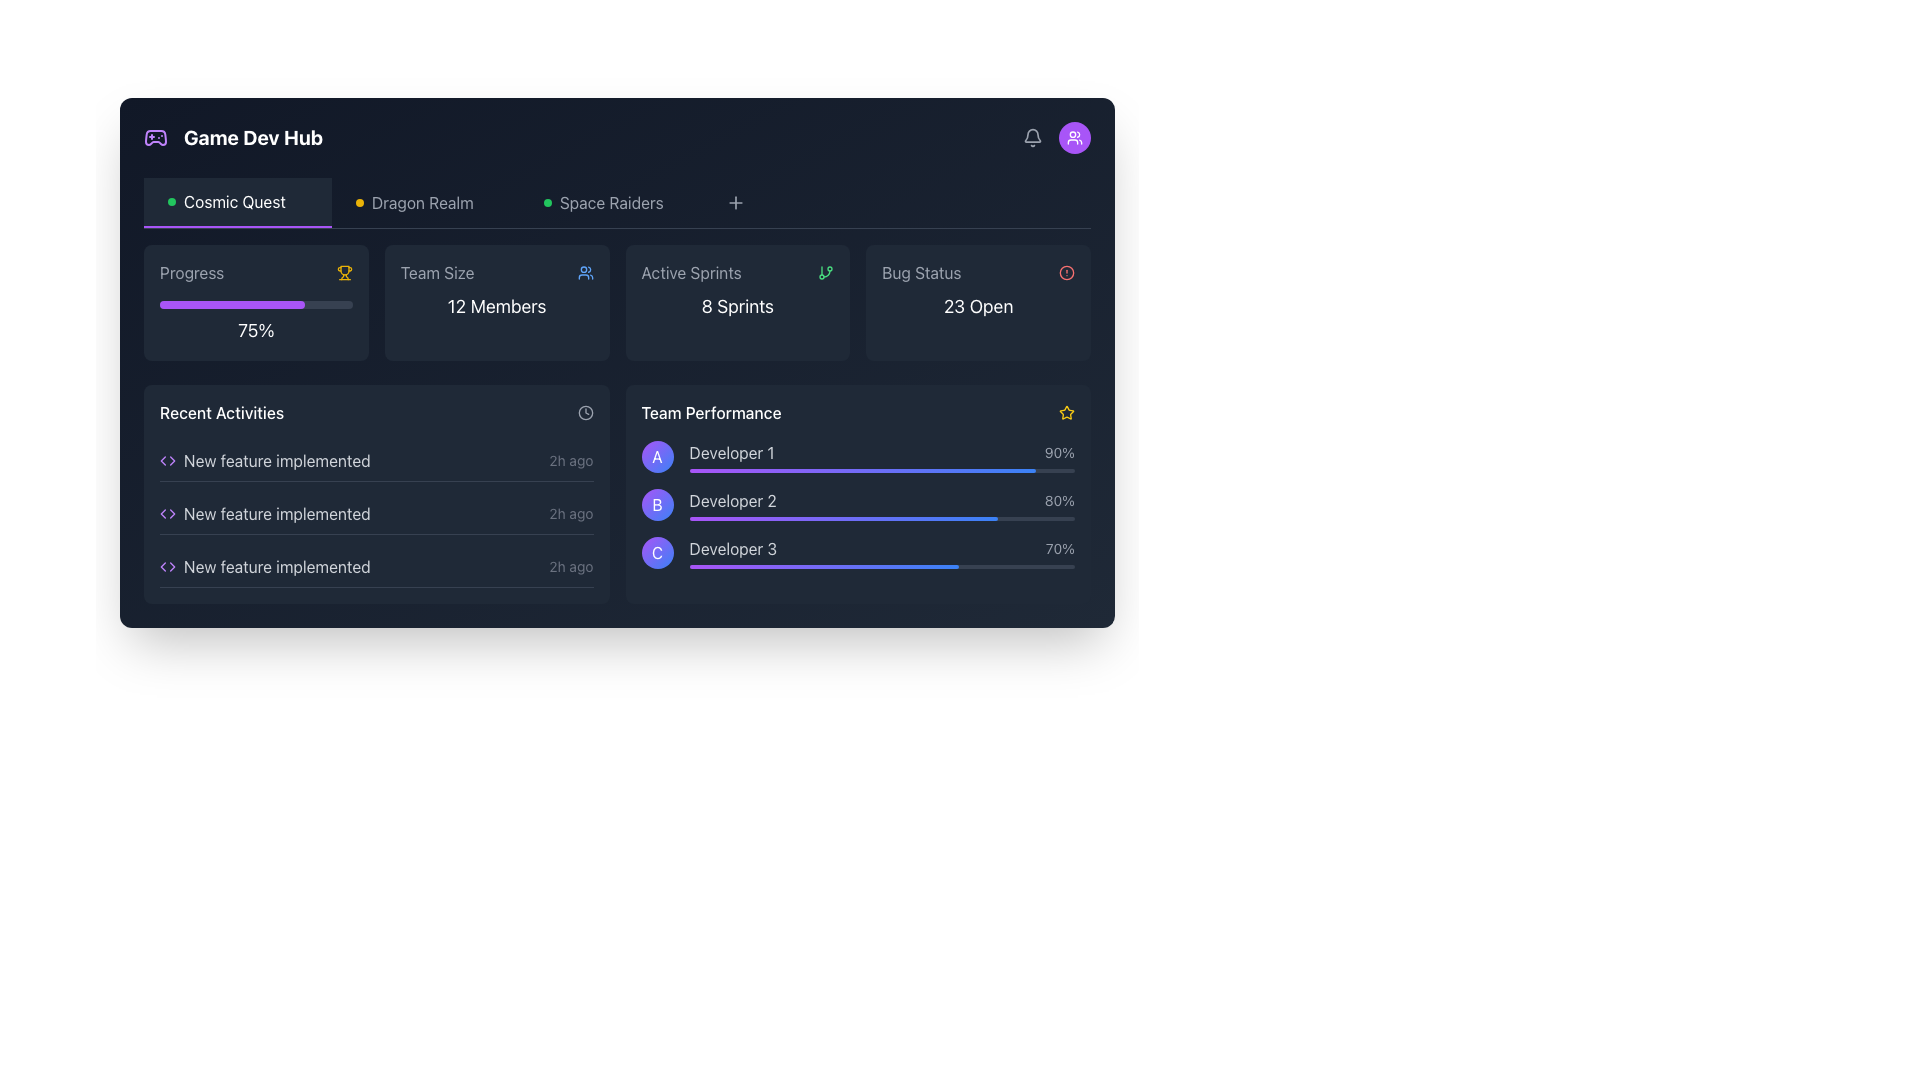  What do you see at coordinates (1065, 411) in the screenshot?
I see `the star icon with a hollow outline and yellow fill, located to the far right of the 'Team Performance' section header` at bounding box center [1065, 411].